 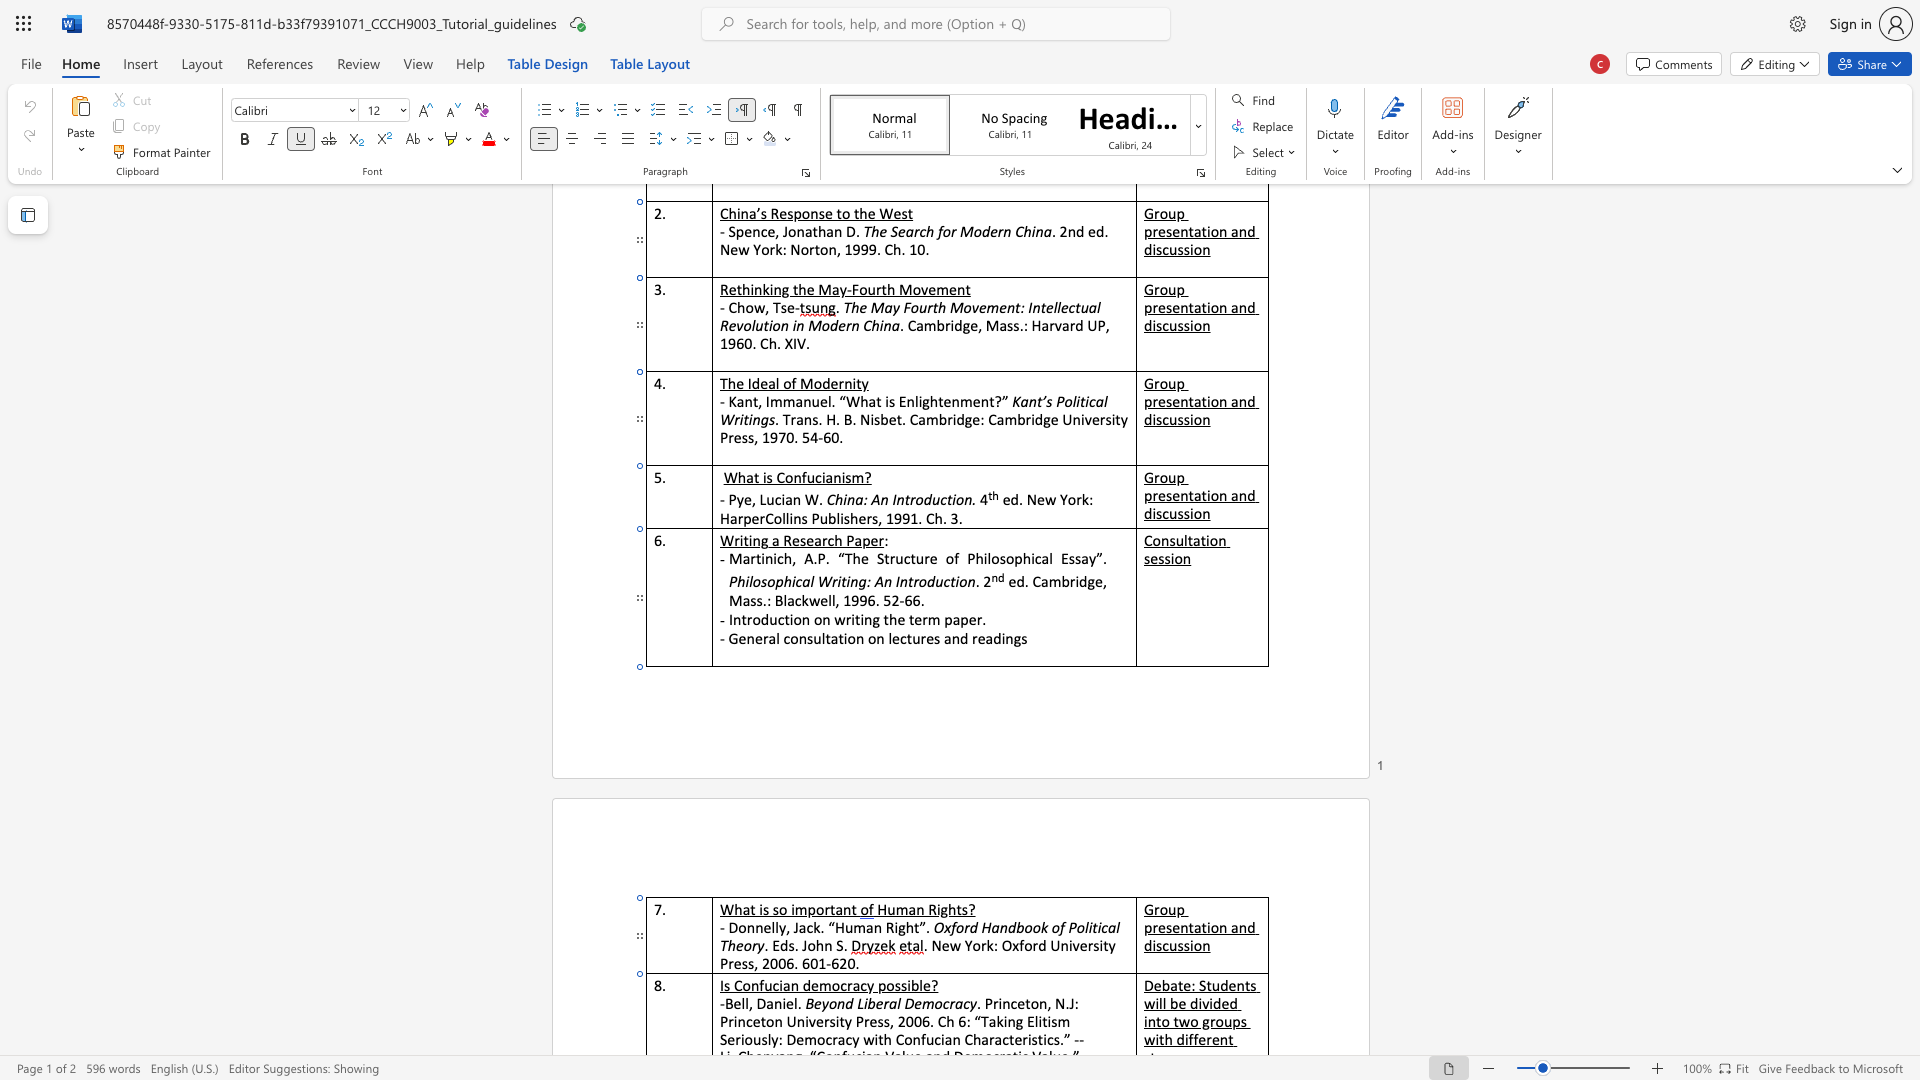 I want to click on the 1th character "h" in the text, so click(x=820, y=945).